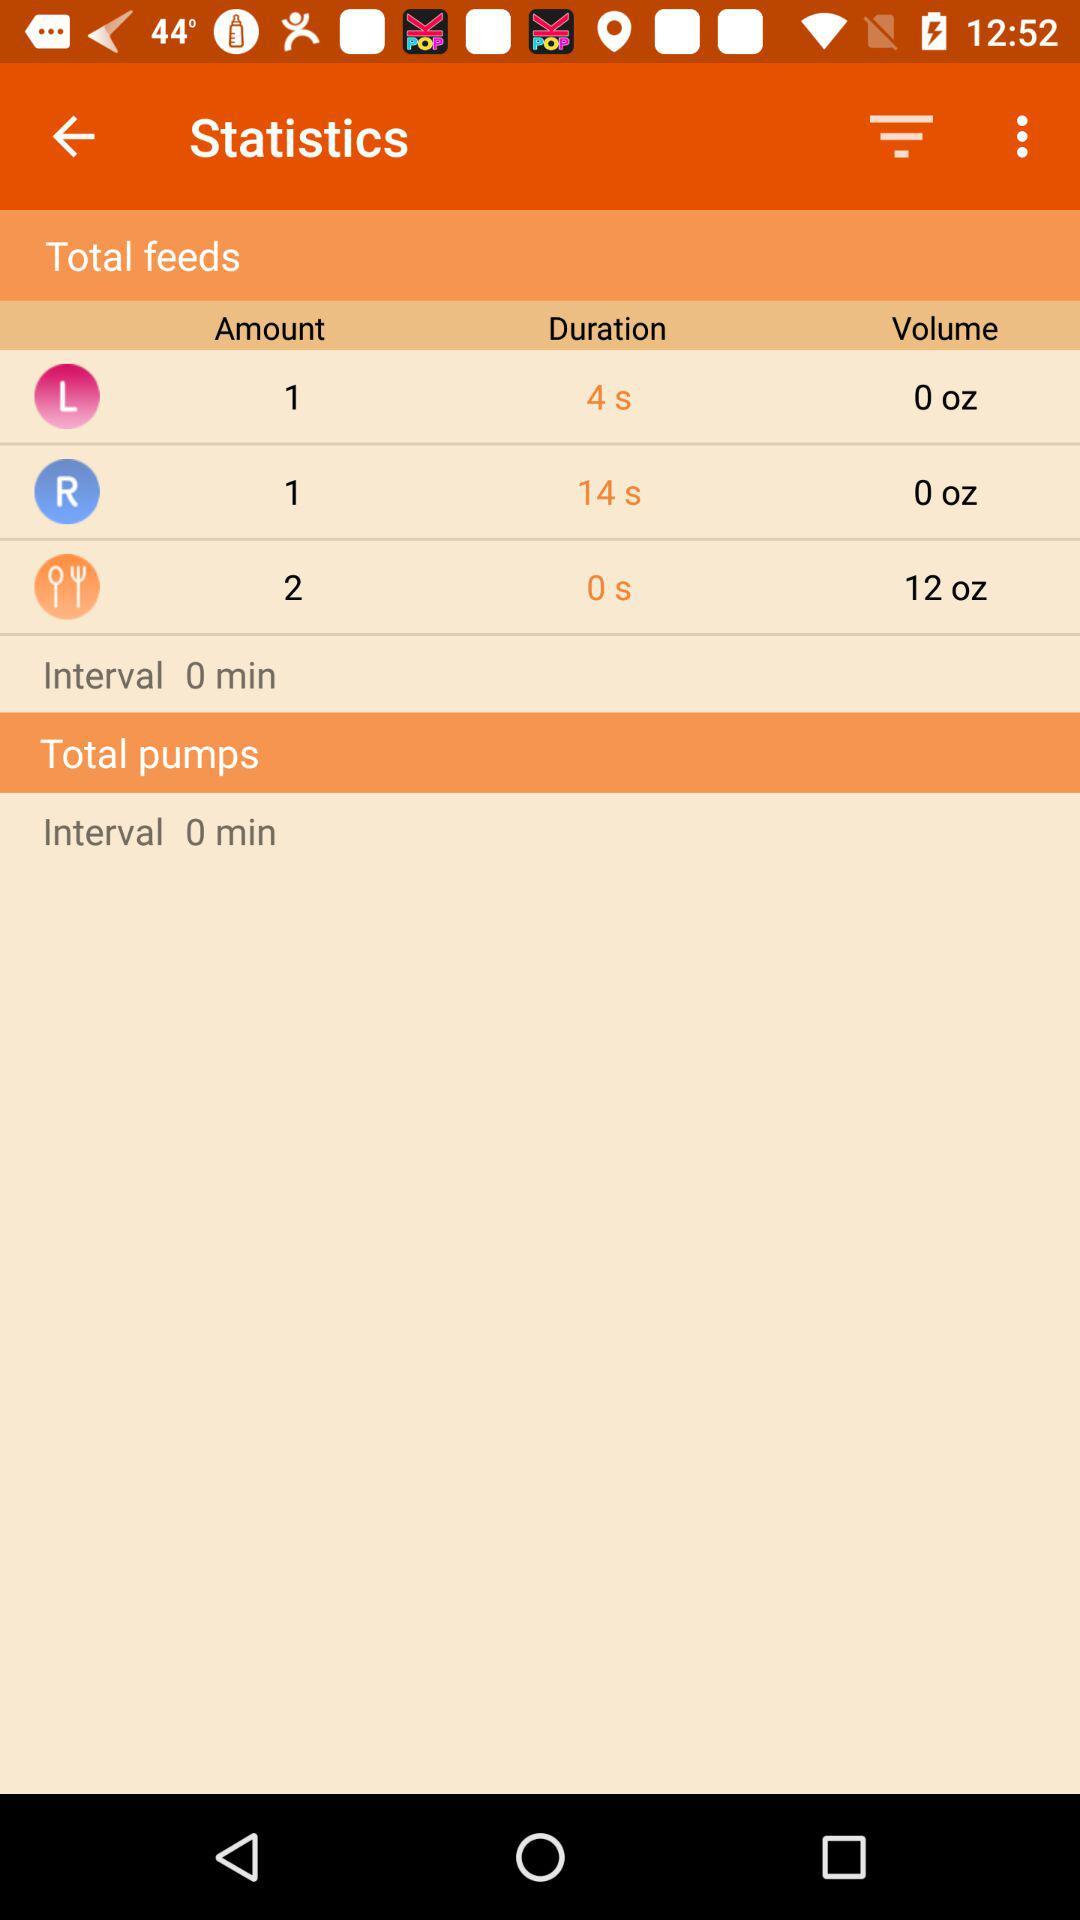 This screenshot has width=1080, height=1920. I want to click on icon next to the 14 s icon, so click(293, 585).